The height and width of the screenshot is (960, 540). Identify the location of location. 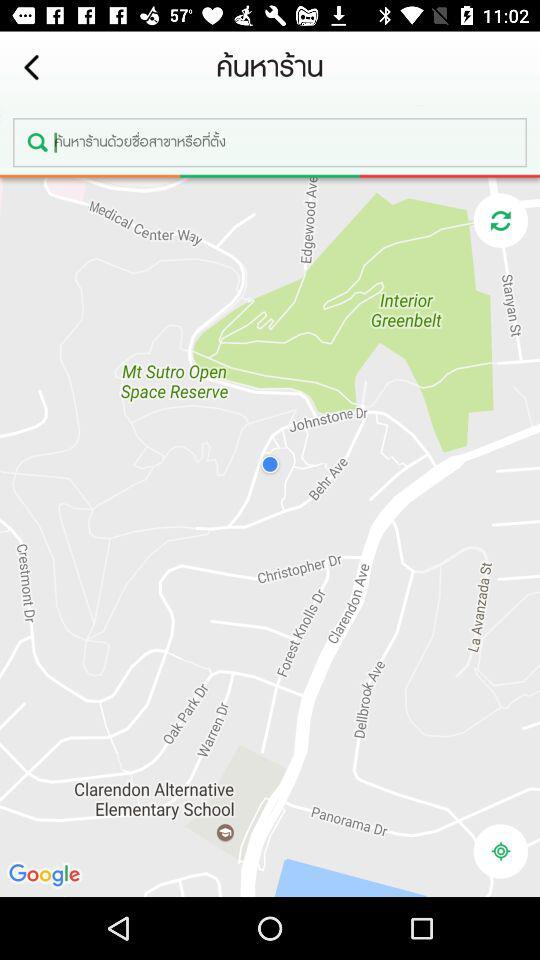
(499, 850).